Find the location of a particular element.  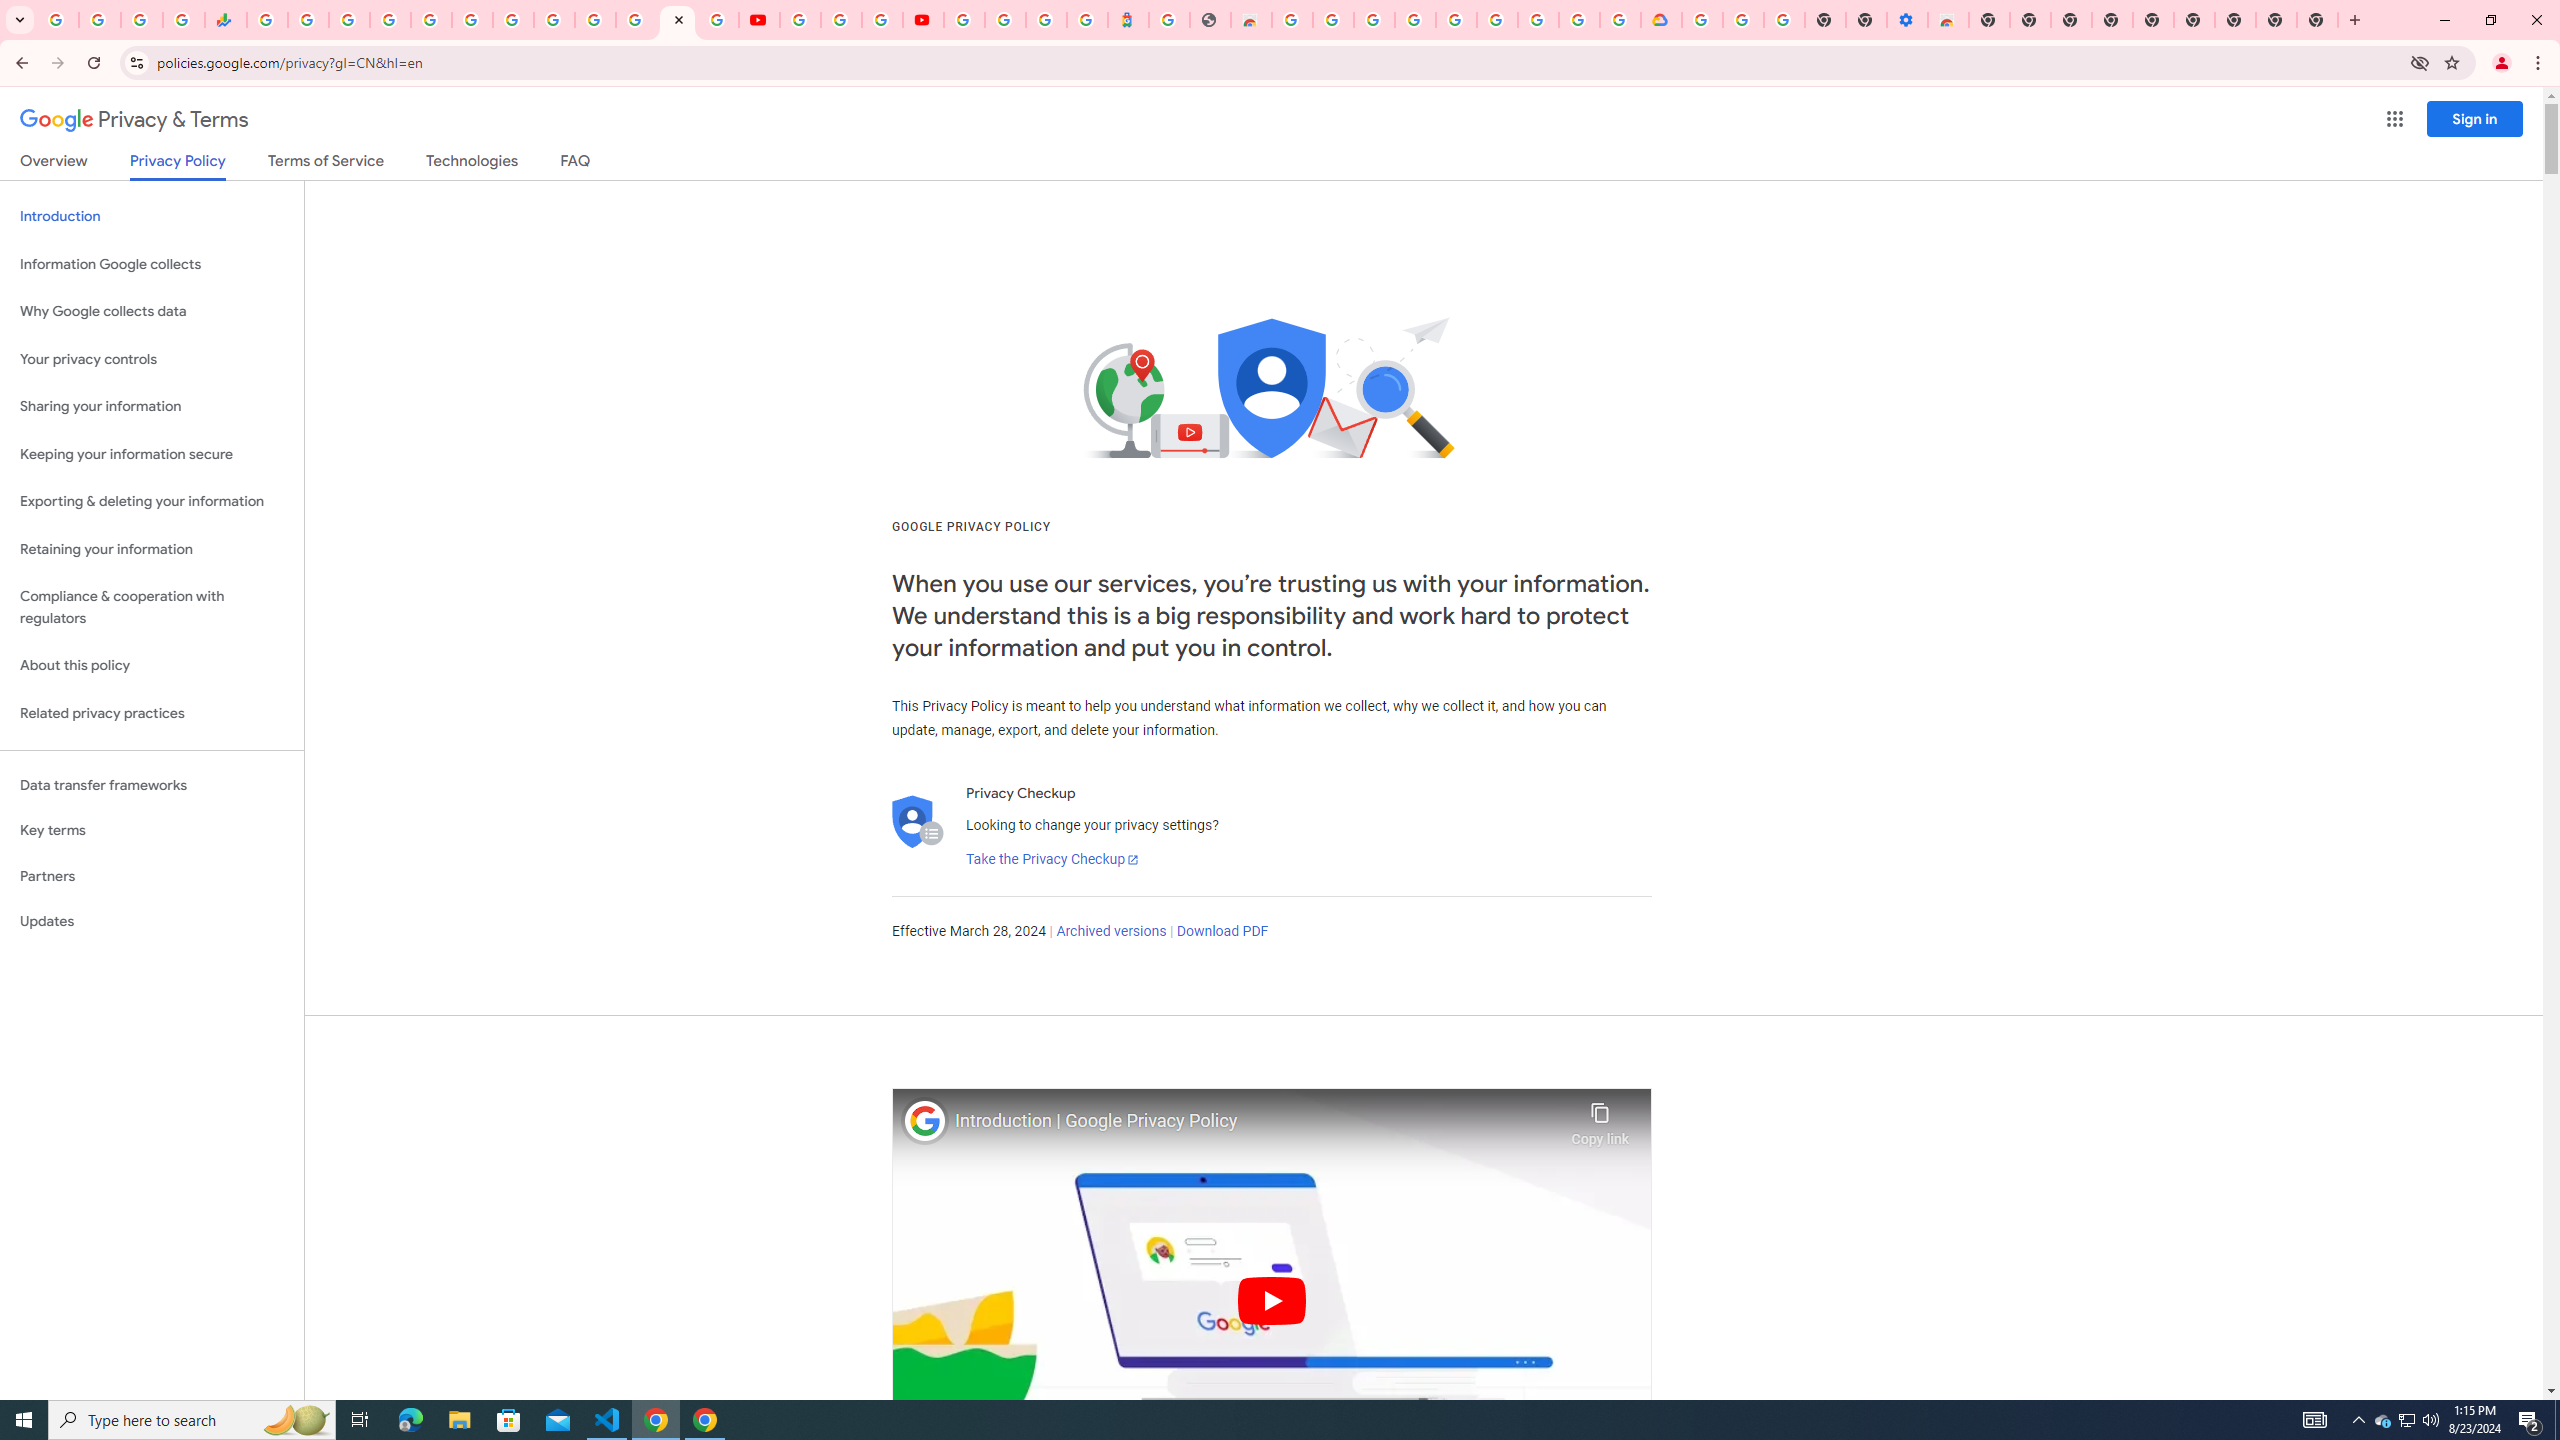

'About this policy' is located at coordinates (151, 666).